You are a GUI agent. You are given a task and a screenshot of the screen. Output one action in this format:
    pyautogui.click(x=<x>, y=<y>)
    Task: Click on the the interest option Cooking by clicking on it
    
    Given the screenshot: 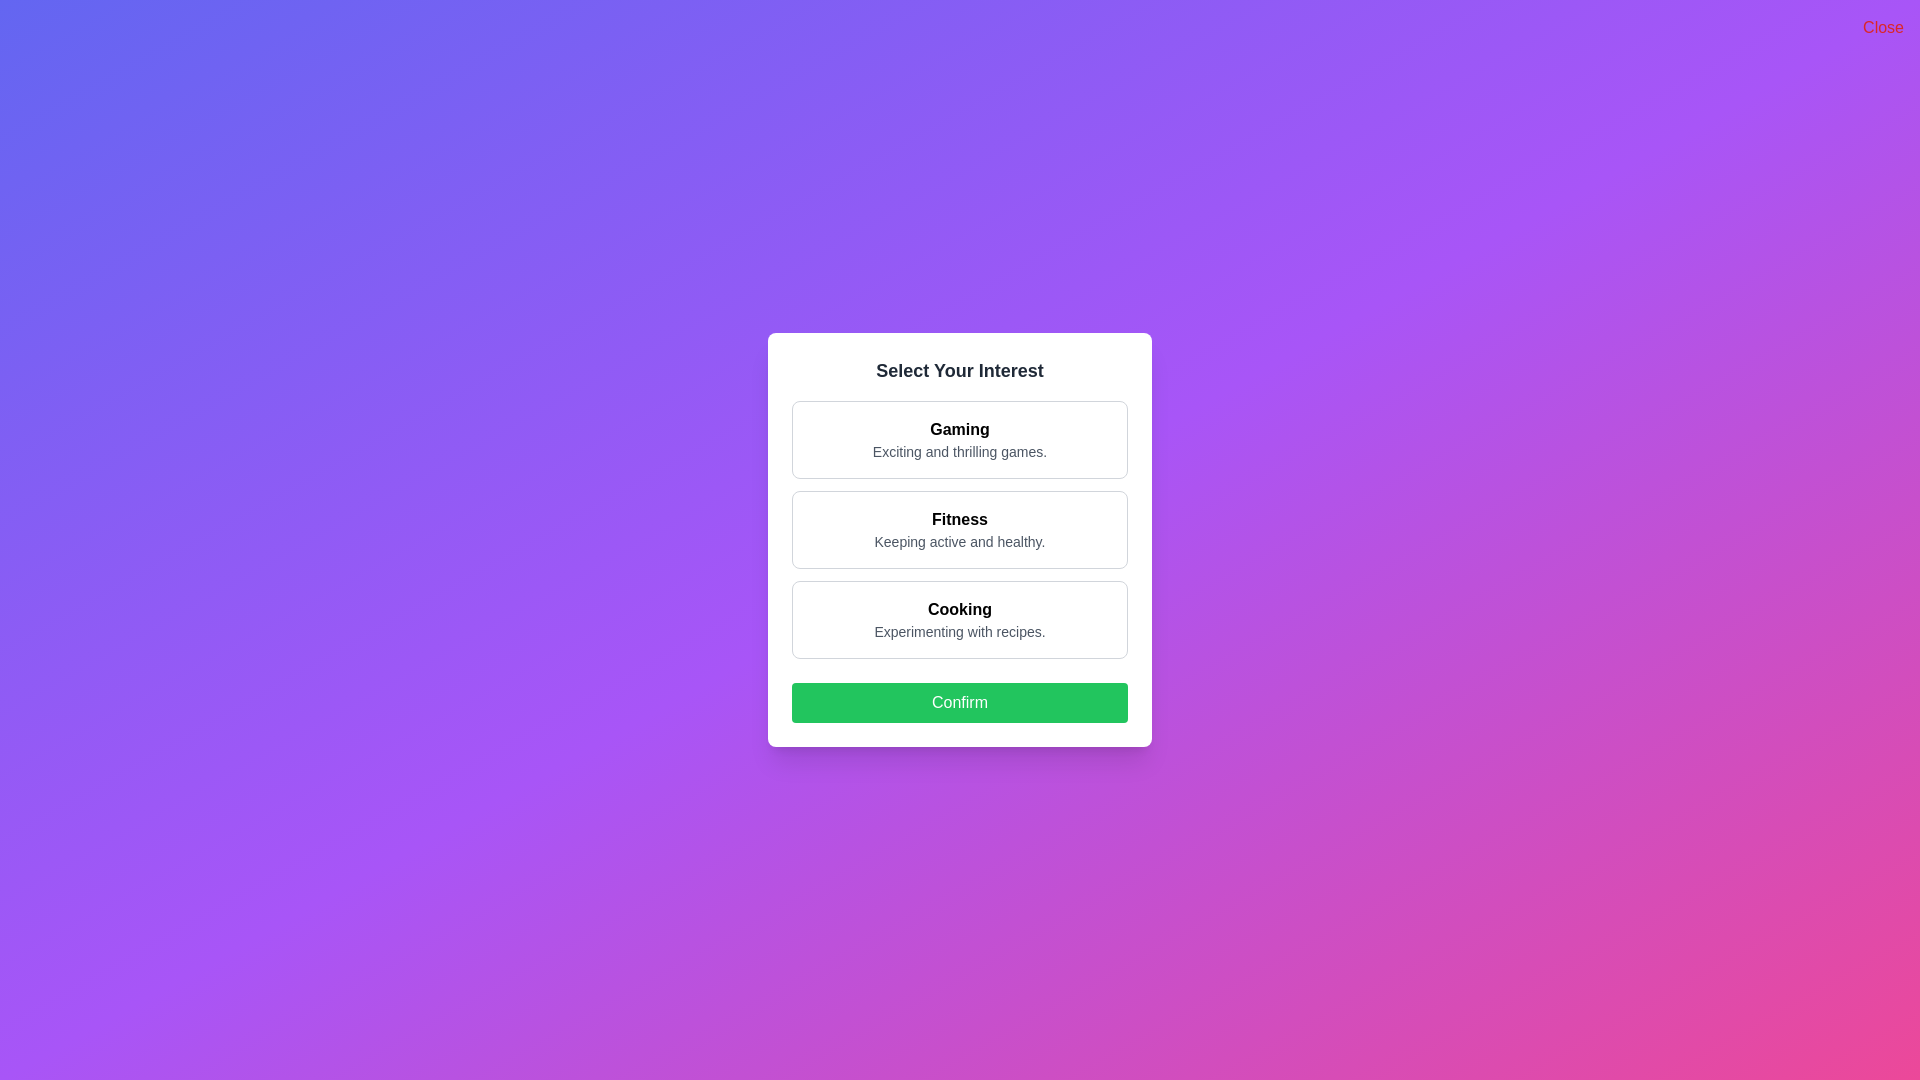 What is the action you would take?
    pyautogui.click(x=960, y=619)
    